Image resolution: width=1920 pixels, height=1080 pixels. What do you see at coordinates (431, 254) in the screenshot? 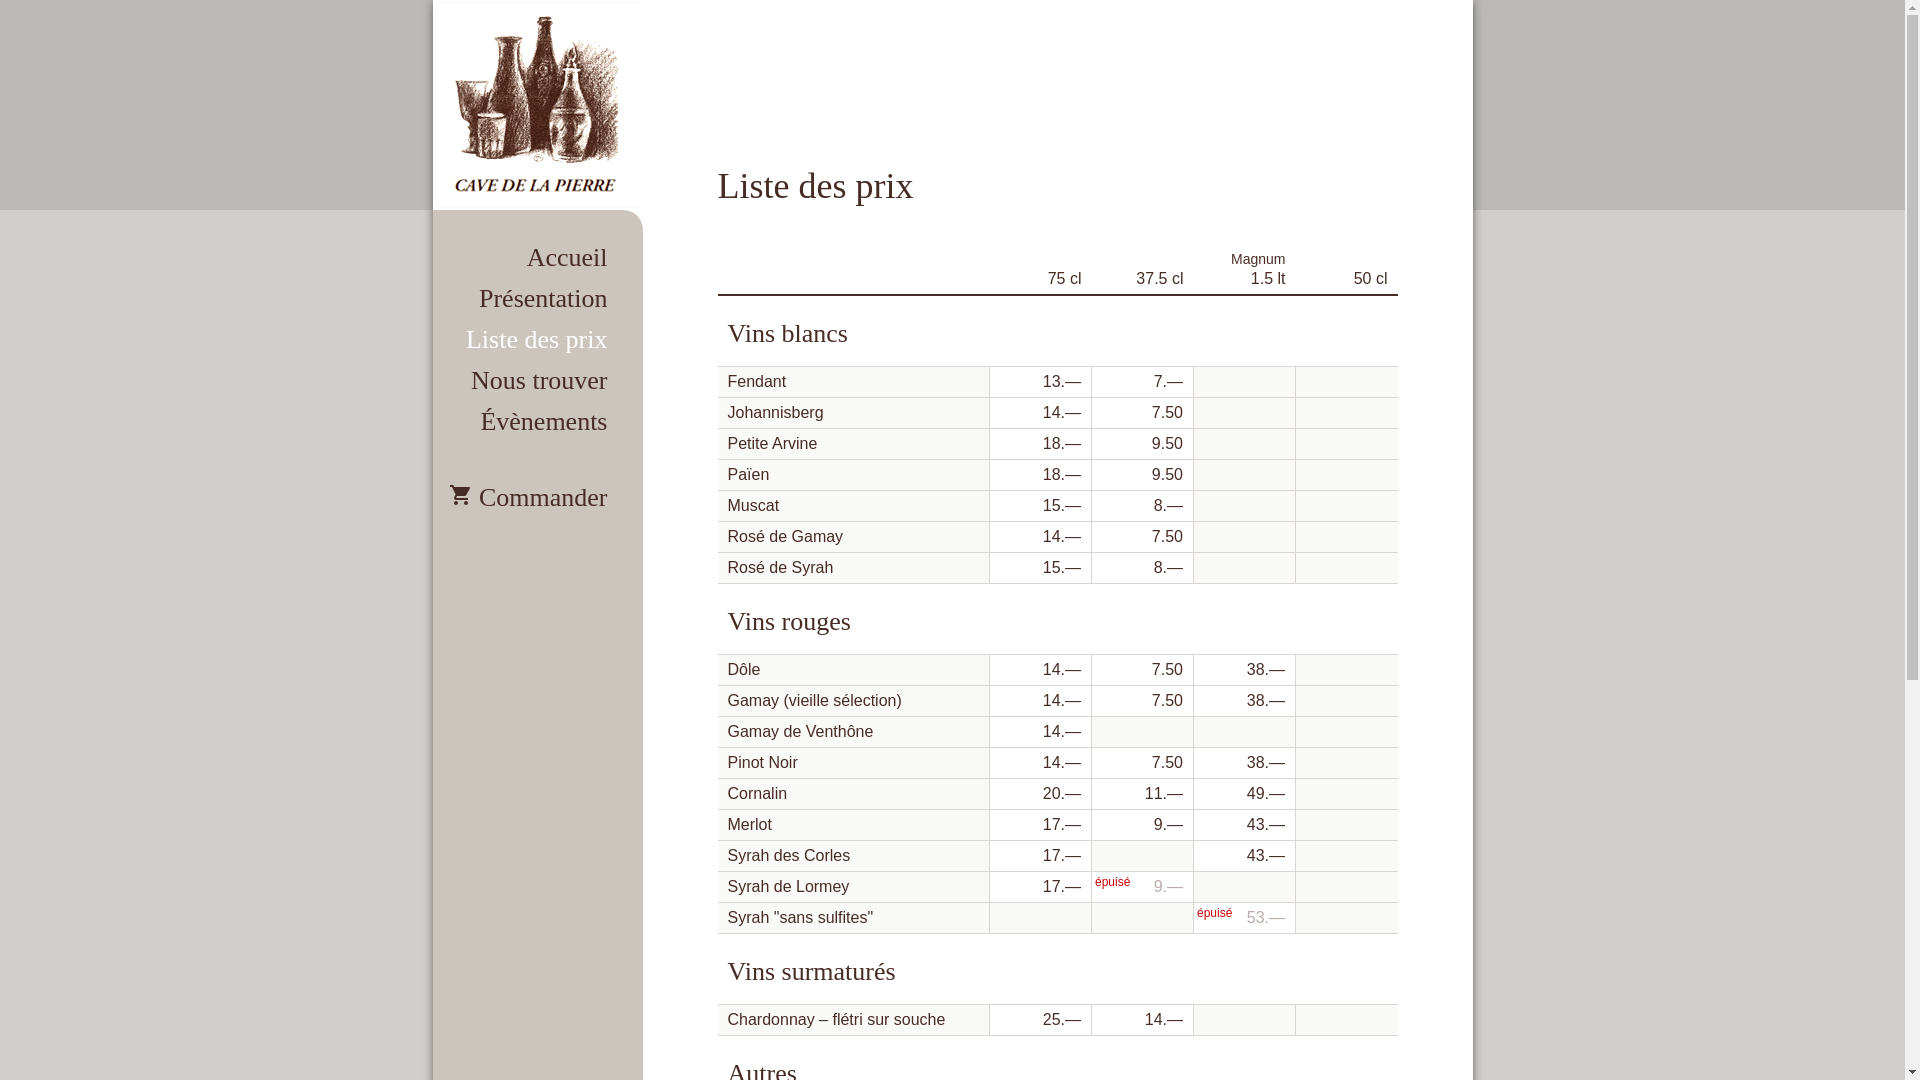
I see `'Accueil'` at bounding box center [431, 254].